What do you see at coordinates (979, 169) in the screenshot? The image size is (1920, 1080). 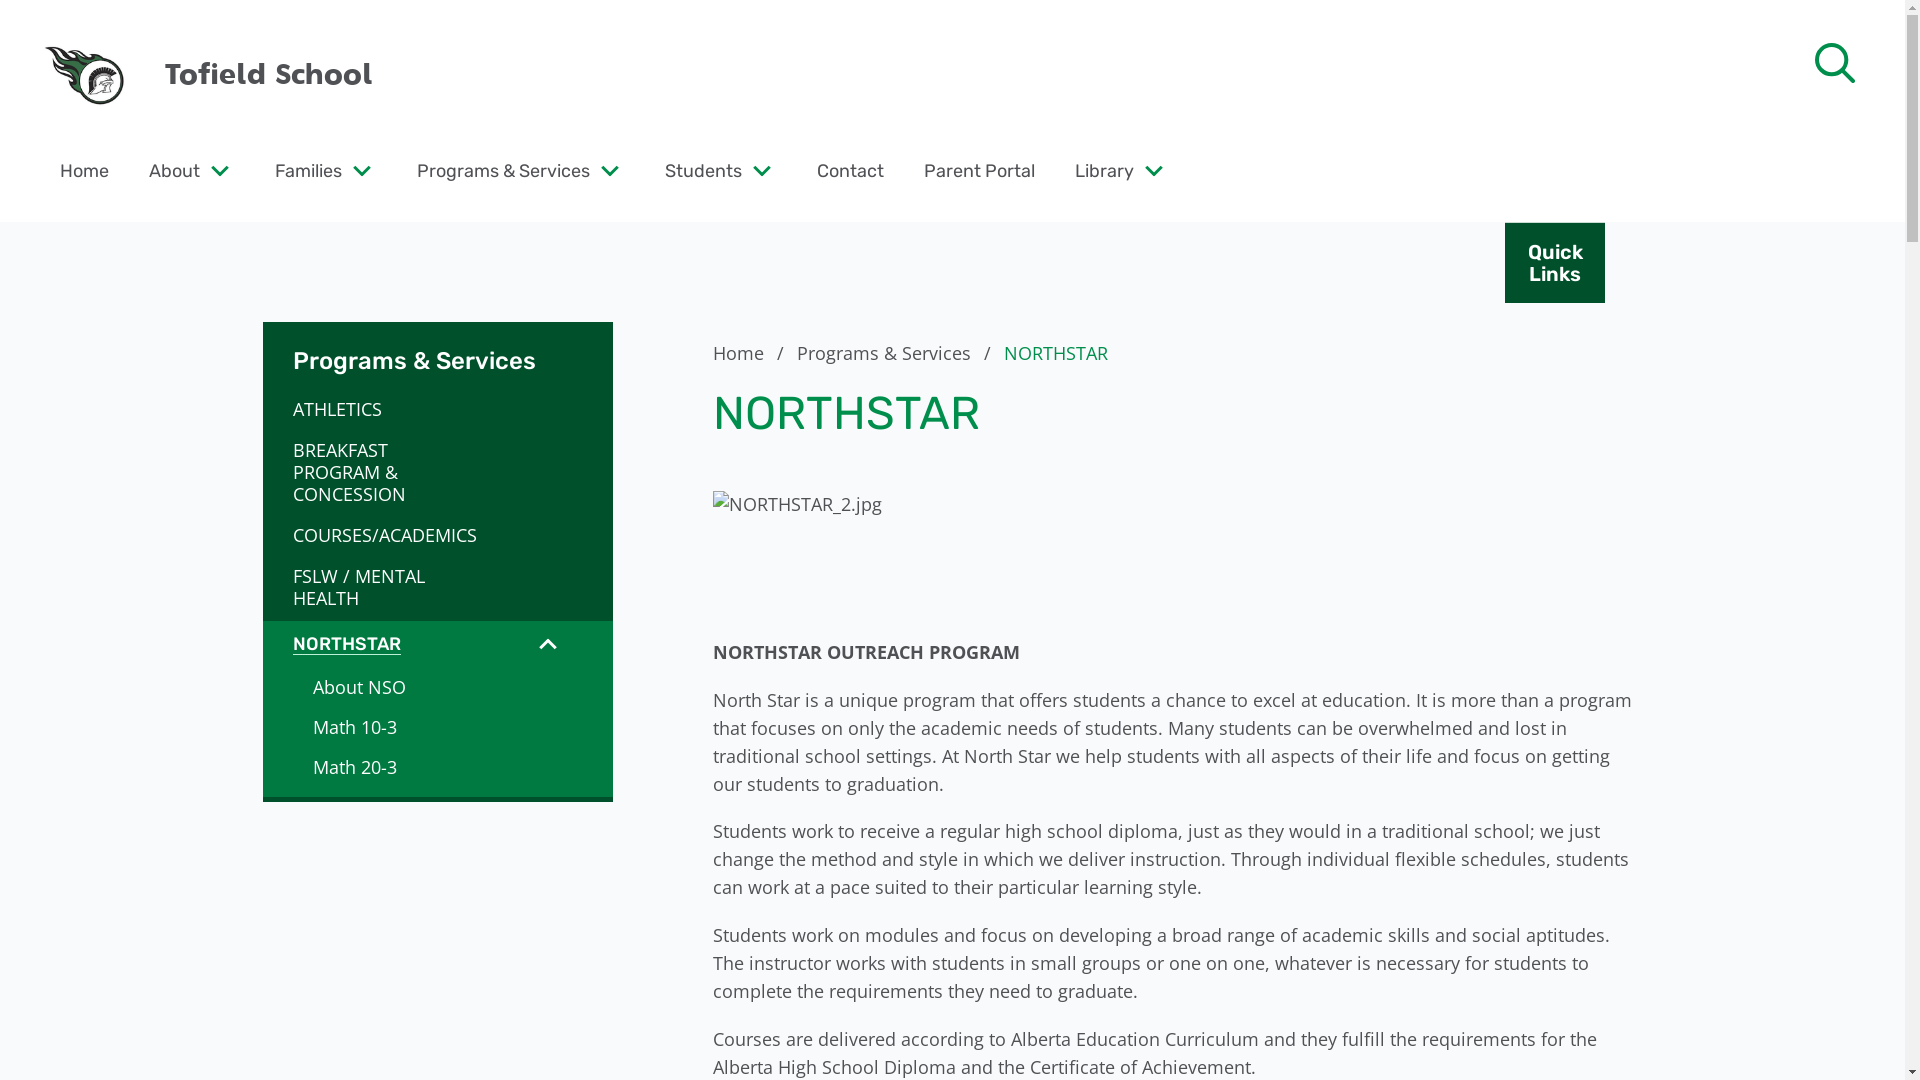 I see `'Parent Portal'` at bounding box center [979, 169].